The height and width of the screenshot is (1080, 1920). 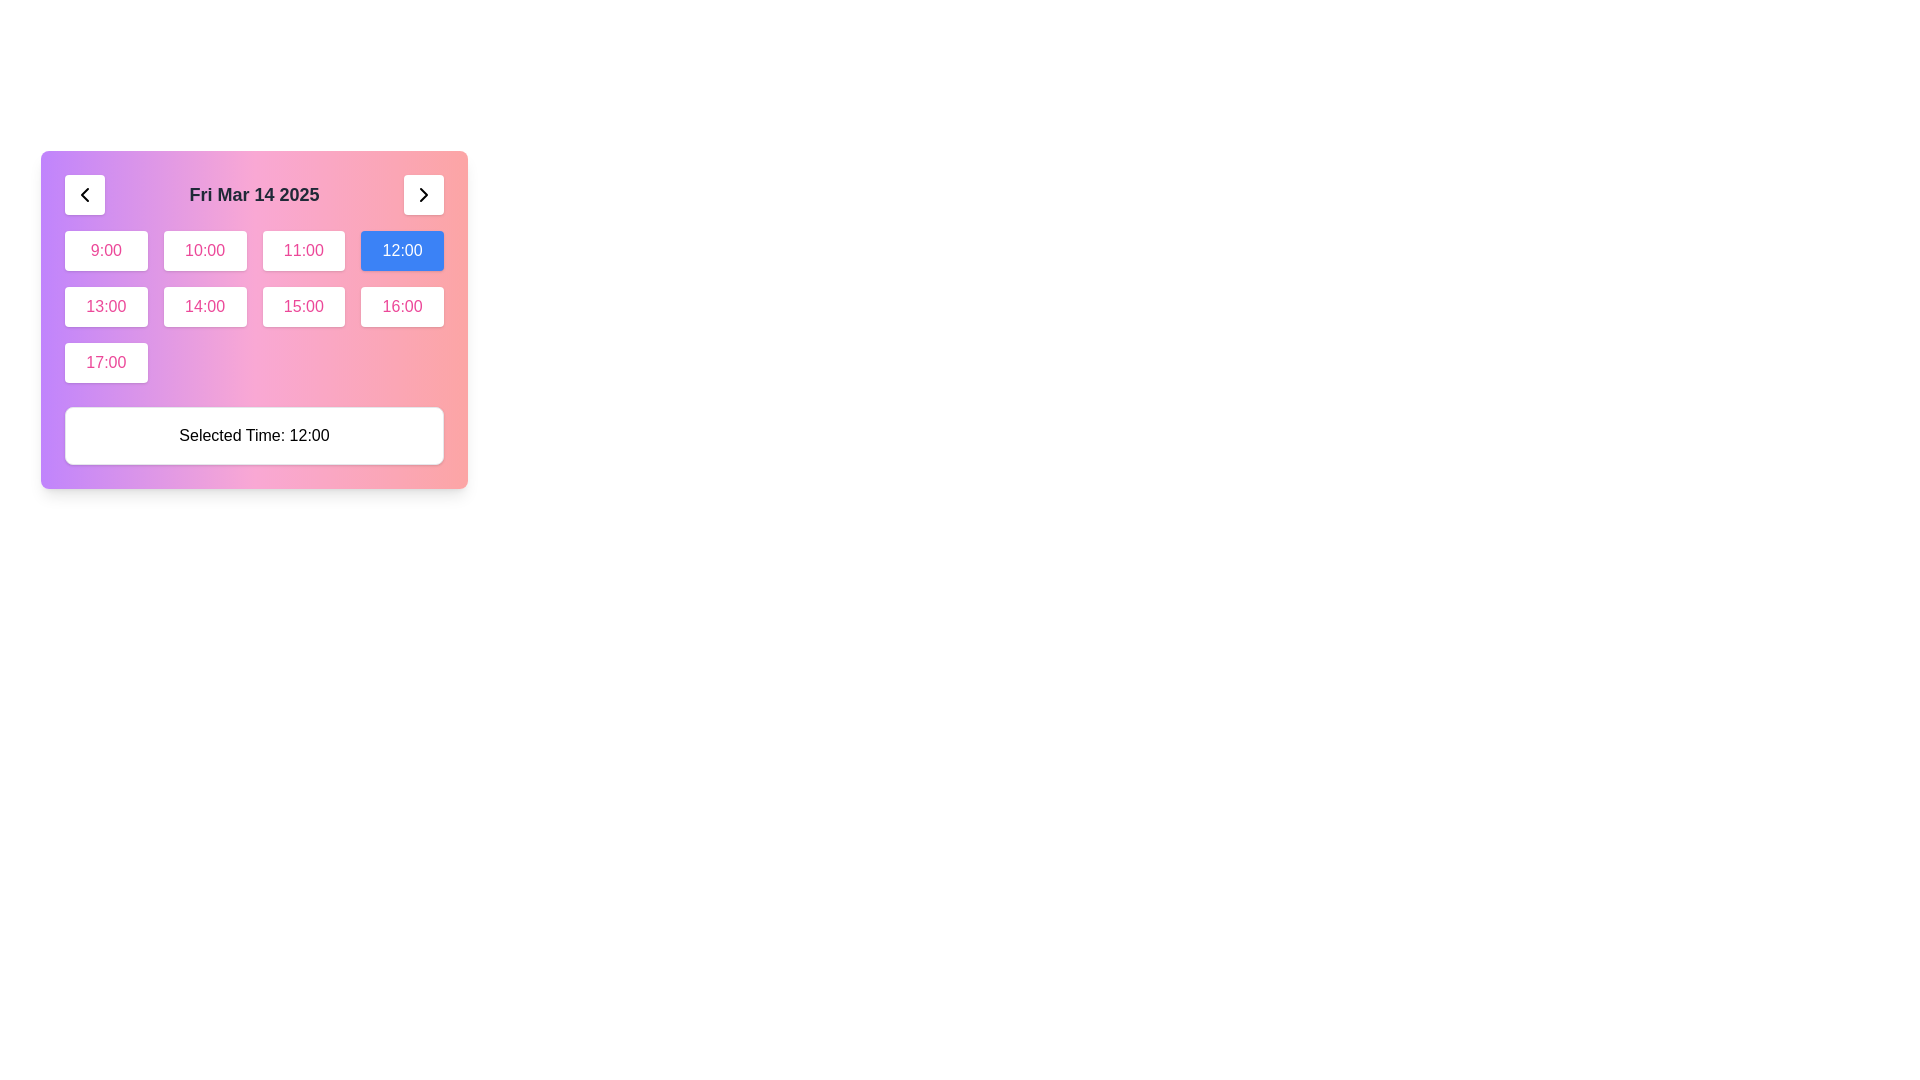 I want to click on the chevron arrow in the top-right corner of the interface, so click(x=422, y=195).